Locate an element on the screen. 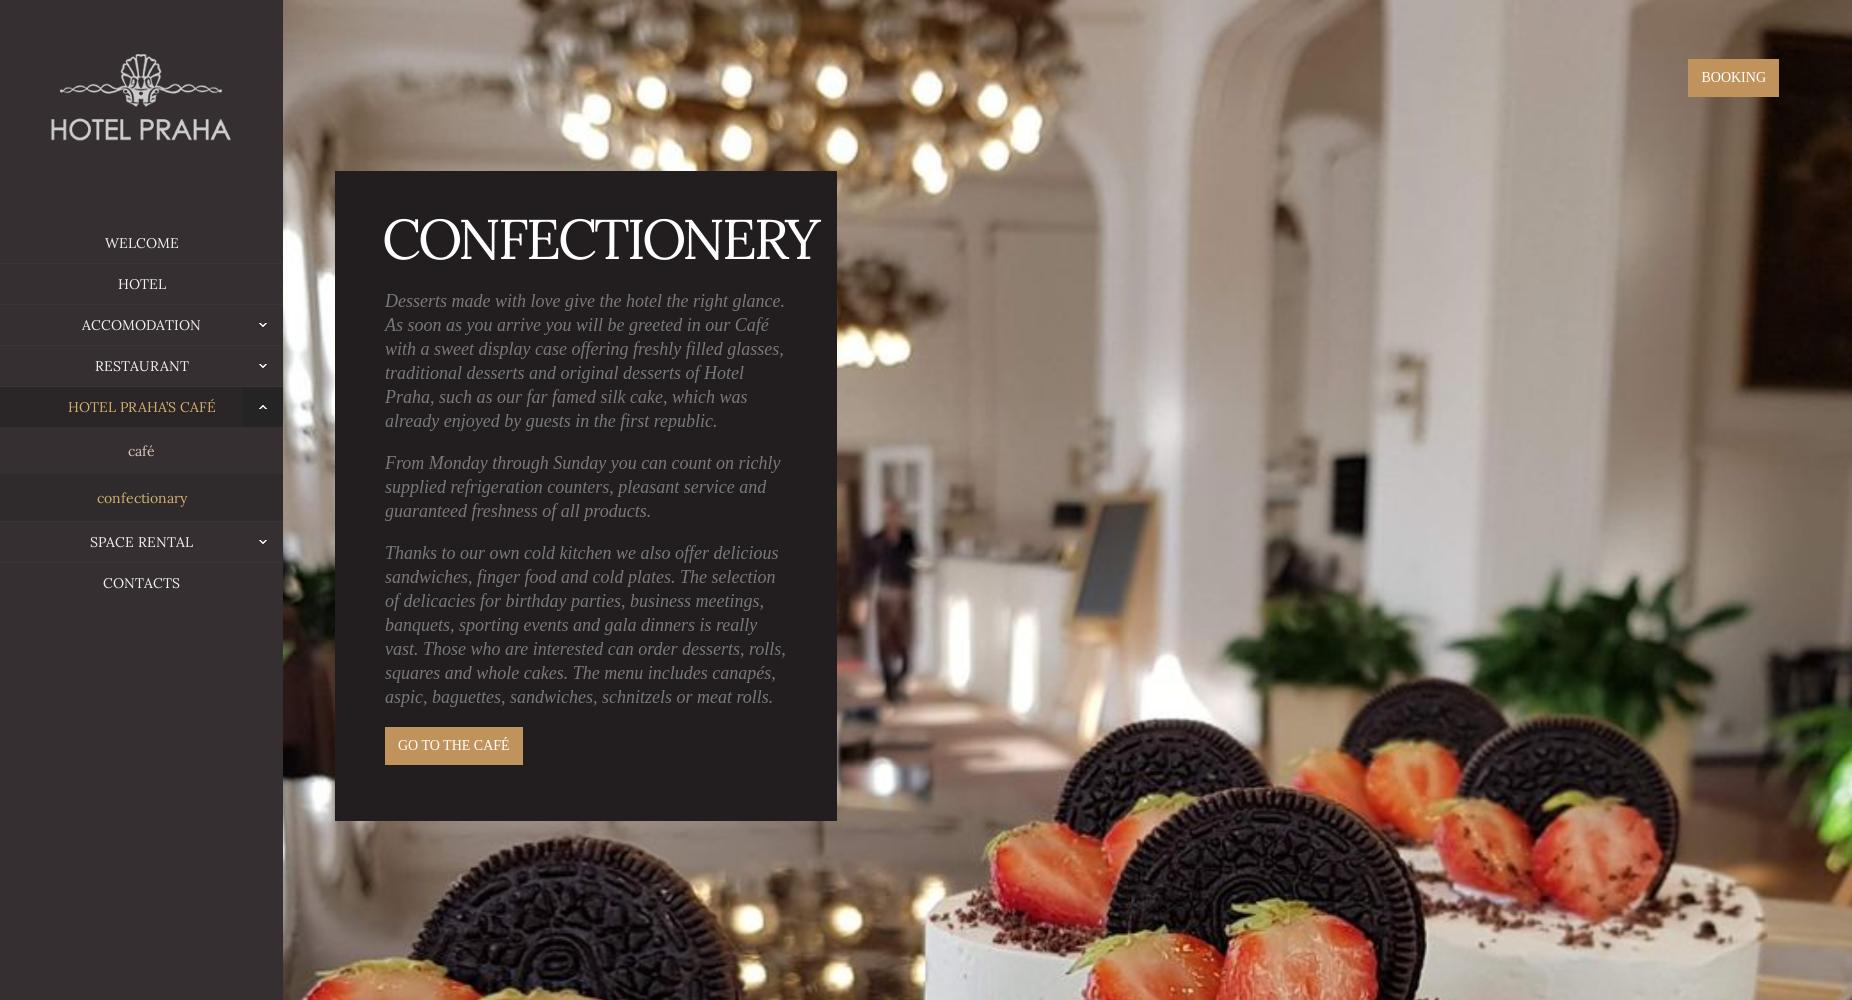 The height and width of the screenshot is (1000, 1852). 'confectionery' is located at coordinates (599, 237).